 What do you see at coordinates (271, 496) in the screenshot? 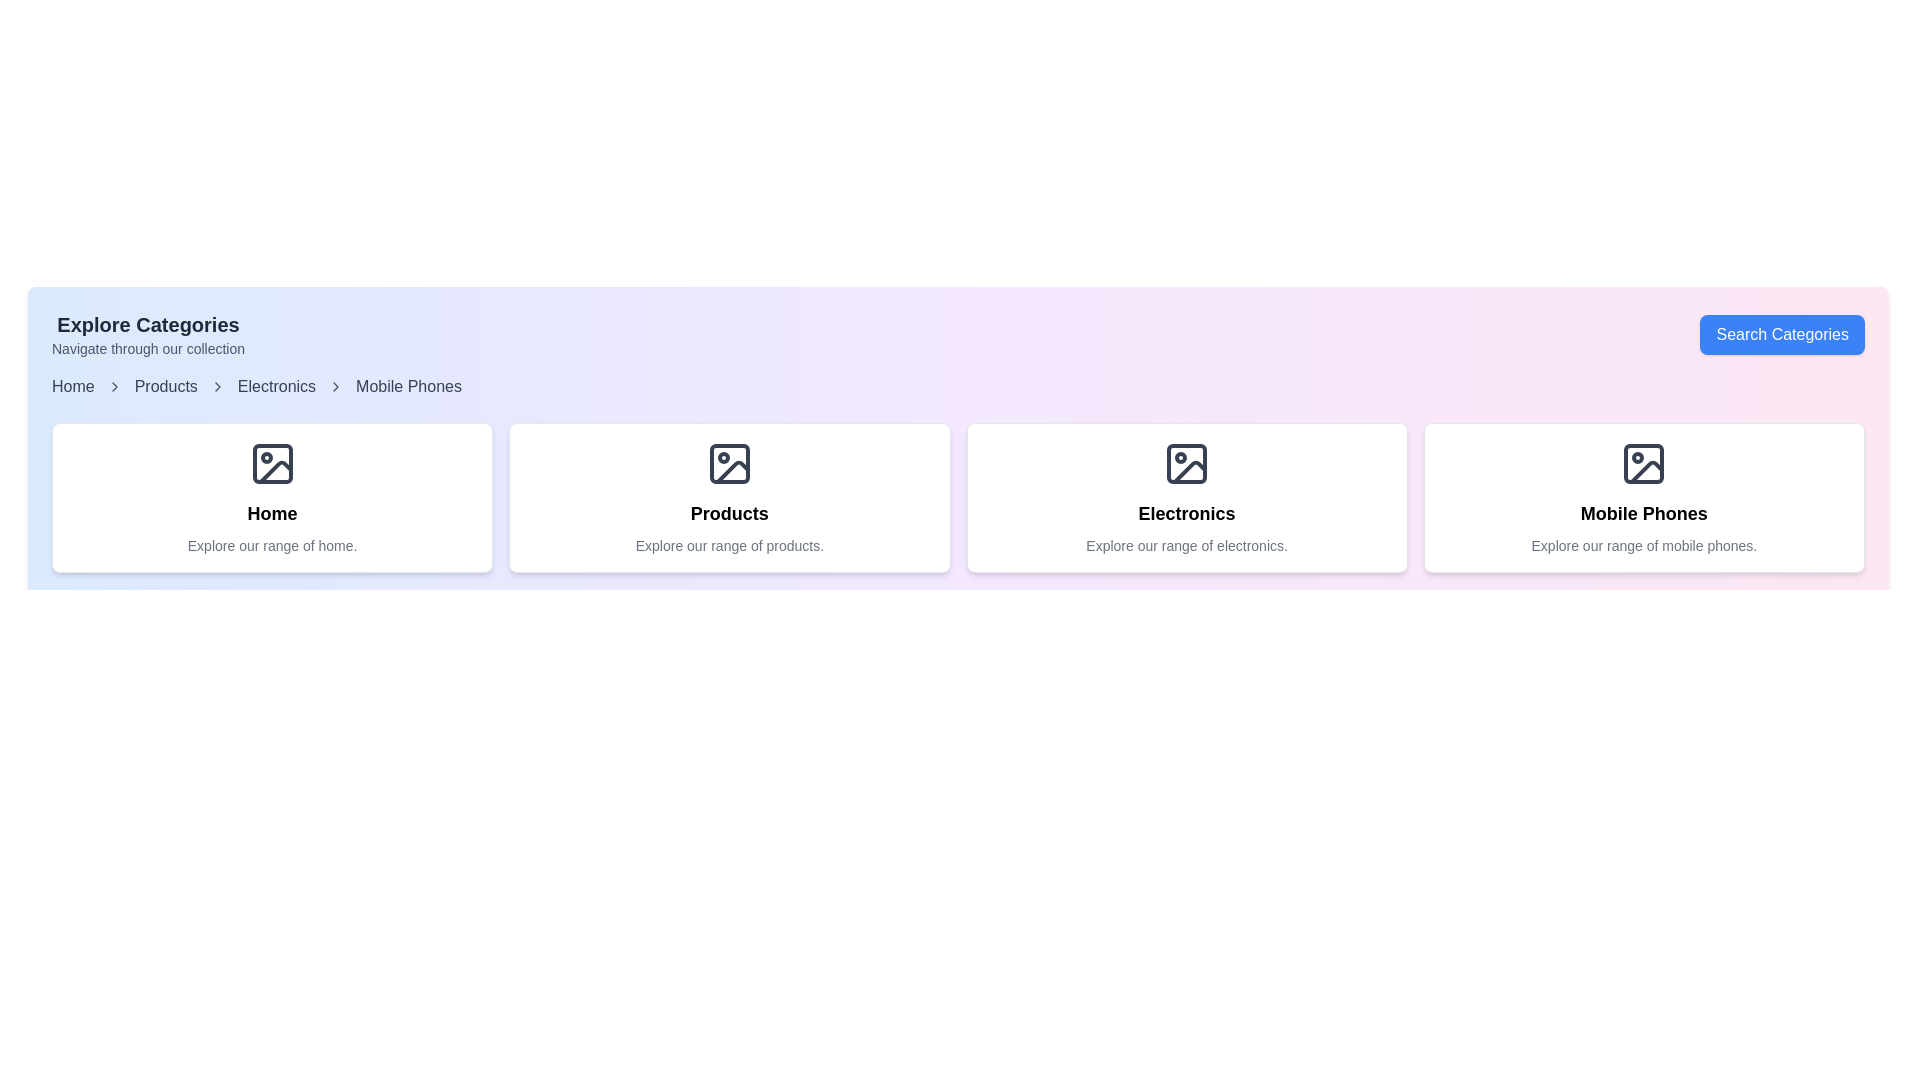
I see `the first clickable card in the 'Explore Categories' section` at bounding box center [271, 496].